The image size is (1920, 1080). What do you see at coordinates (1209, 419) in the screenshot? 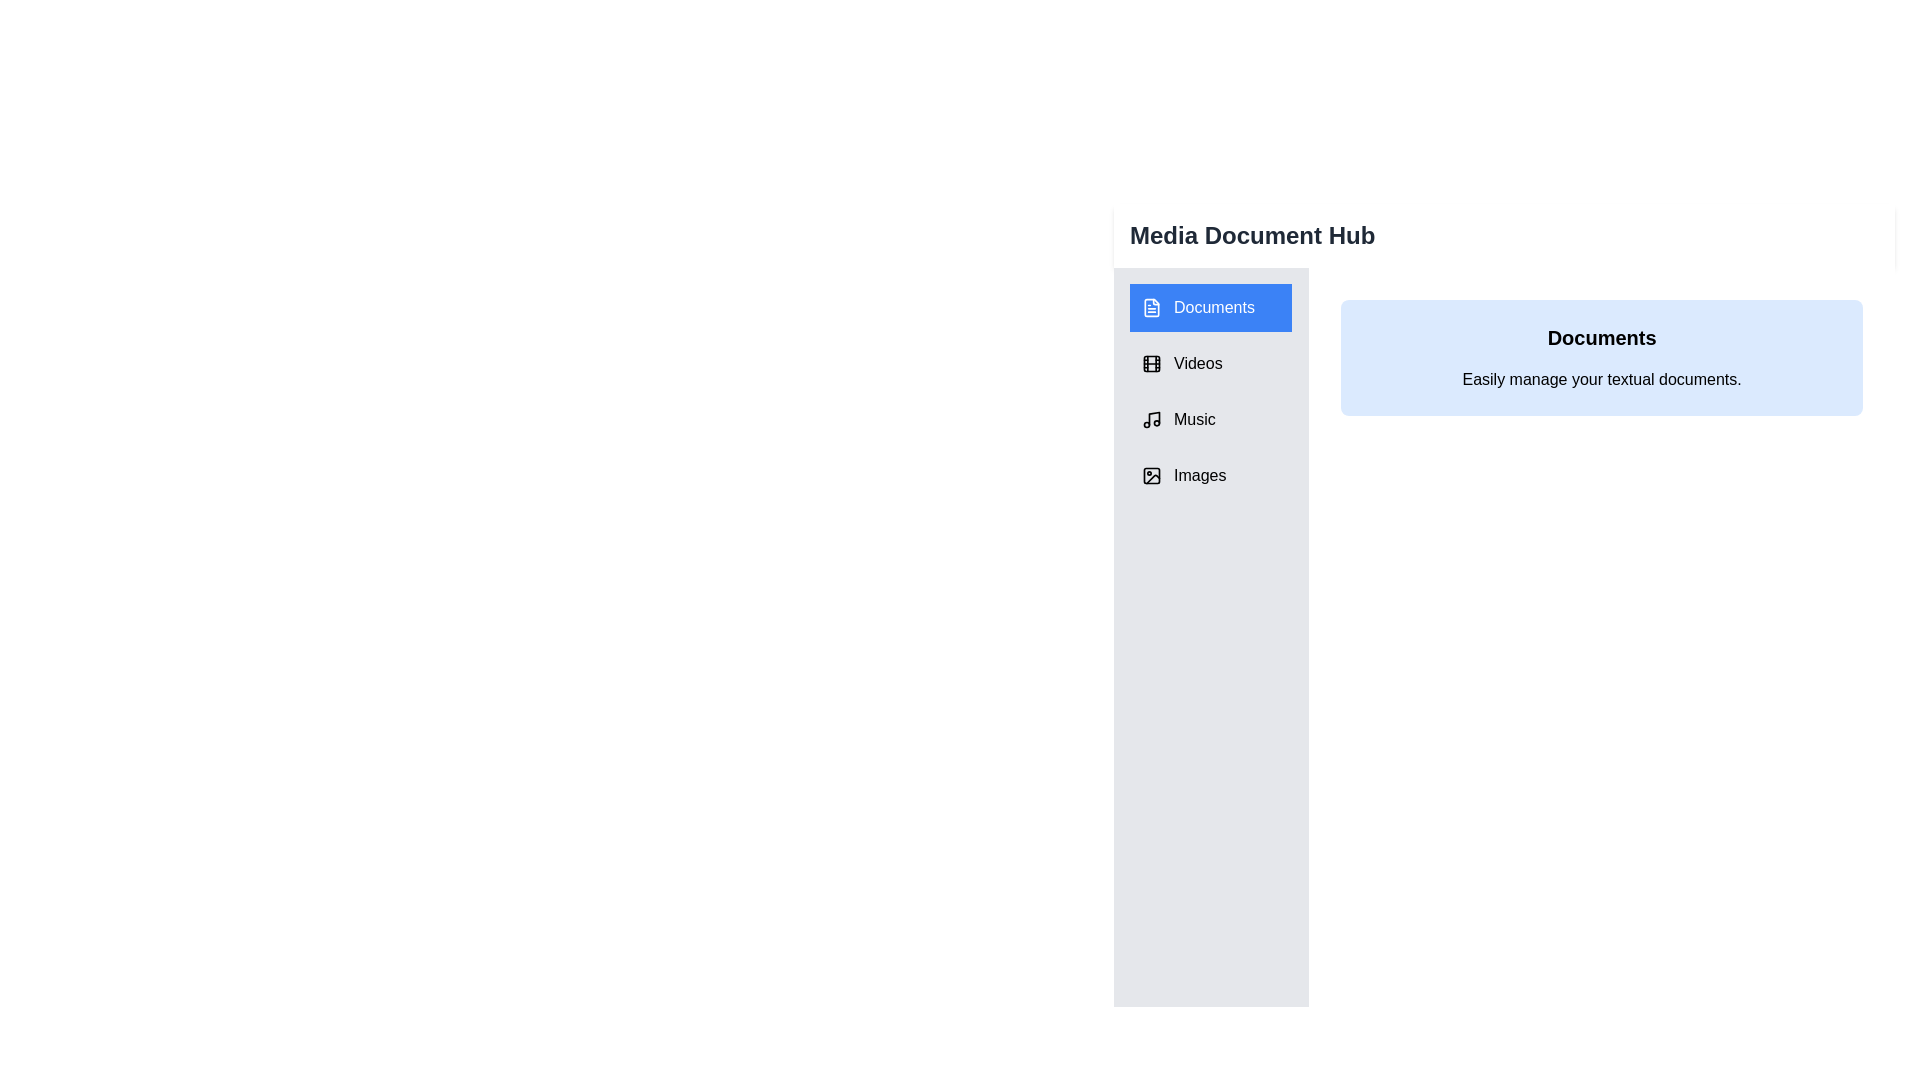
I see `the Music tab to view its content` at bounding box center [1209, 419].